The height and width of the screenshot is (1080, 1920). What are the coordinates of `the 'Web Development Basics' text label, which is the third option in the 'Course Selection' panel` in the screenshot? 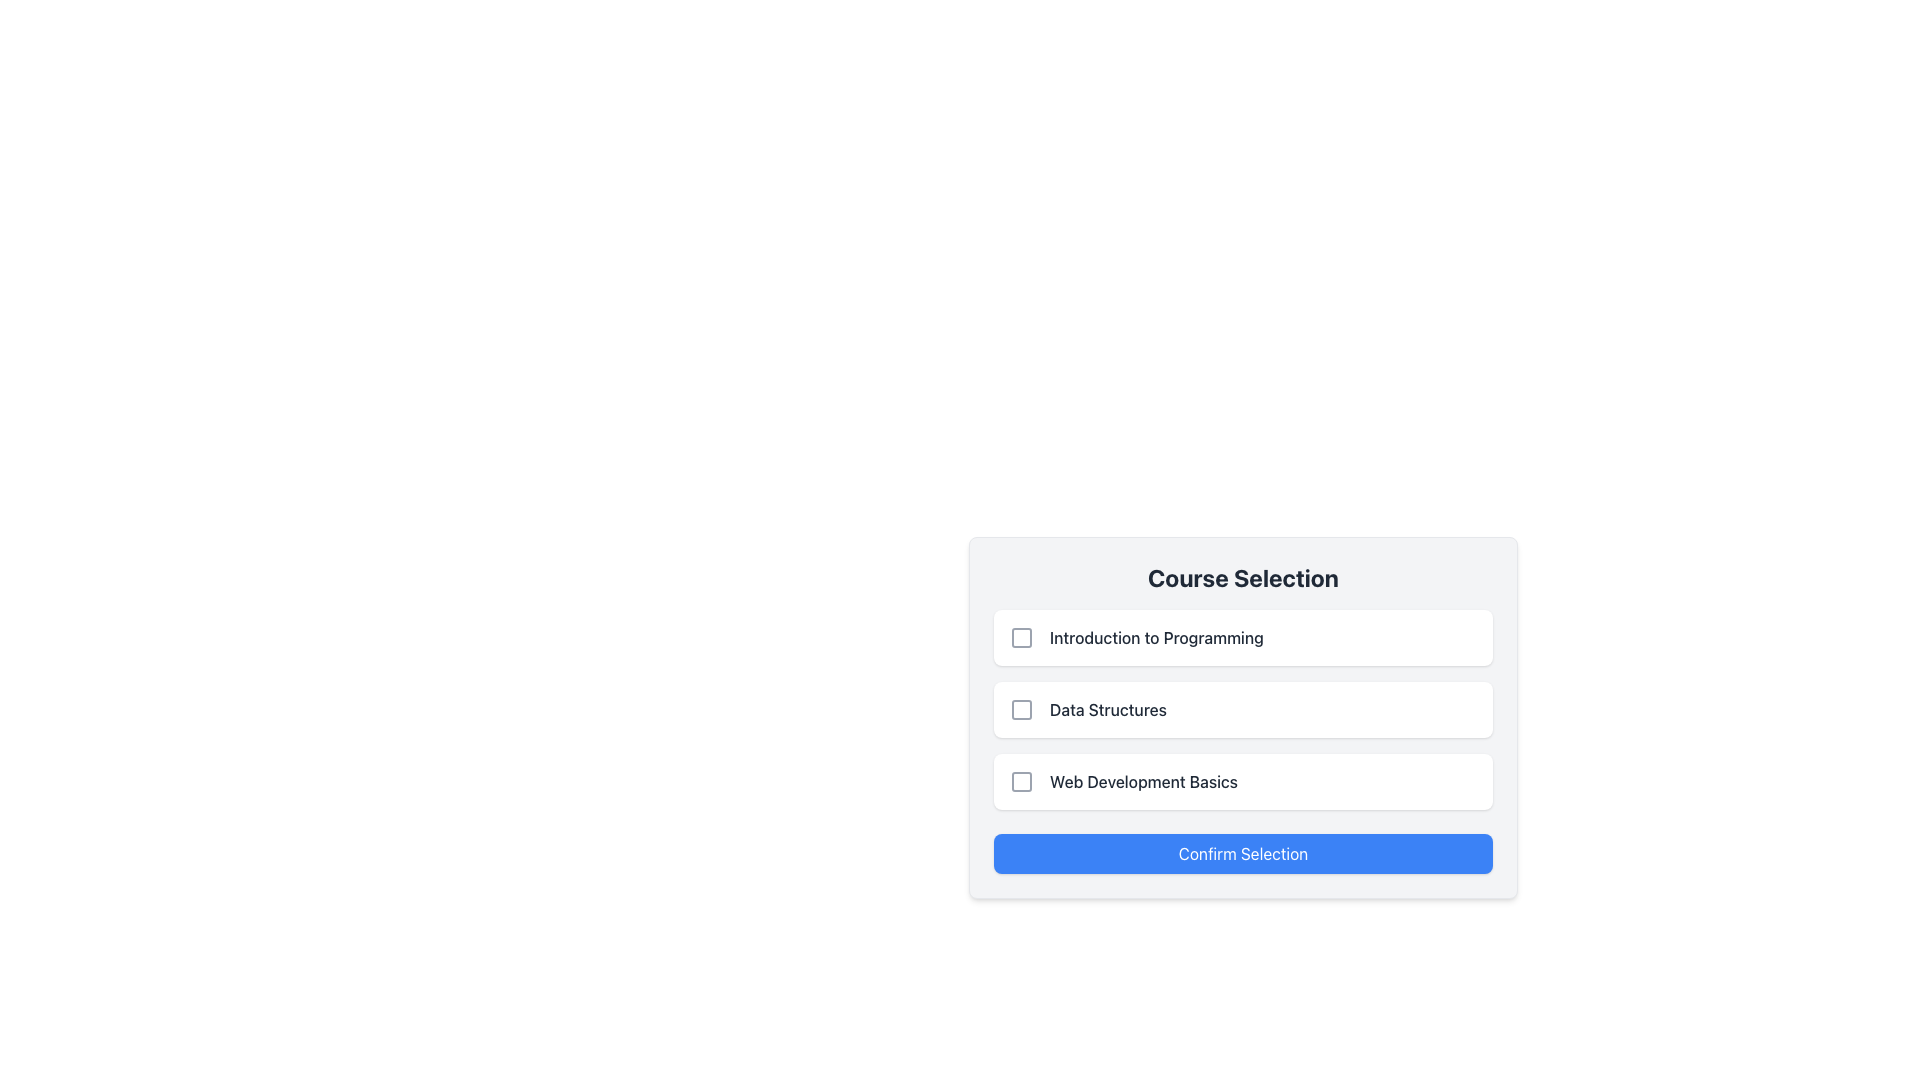 It's located at (1143, 781).